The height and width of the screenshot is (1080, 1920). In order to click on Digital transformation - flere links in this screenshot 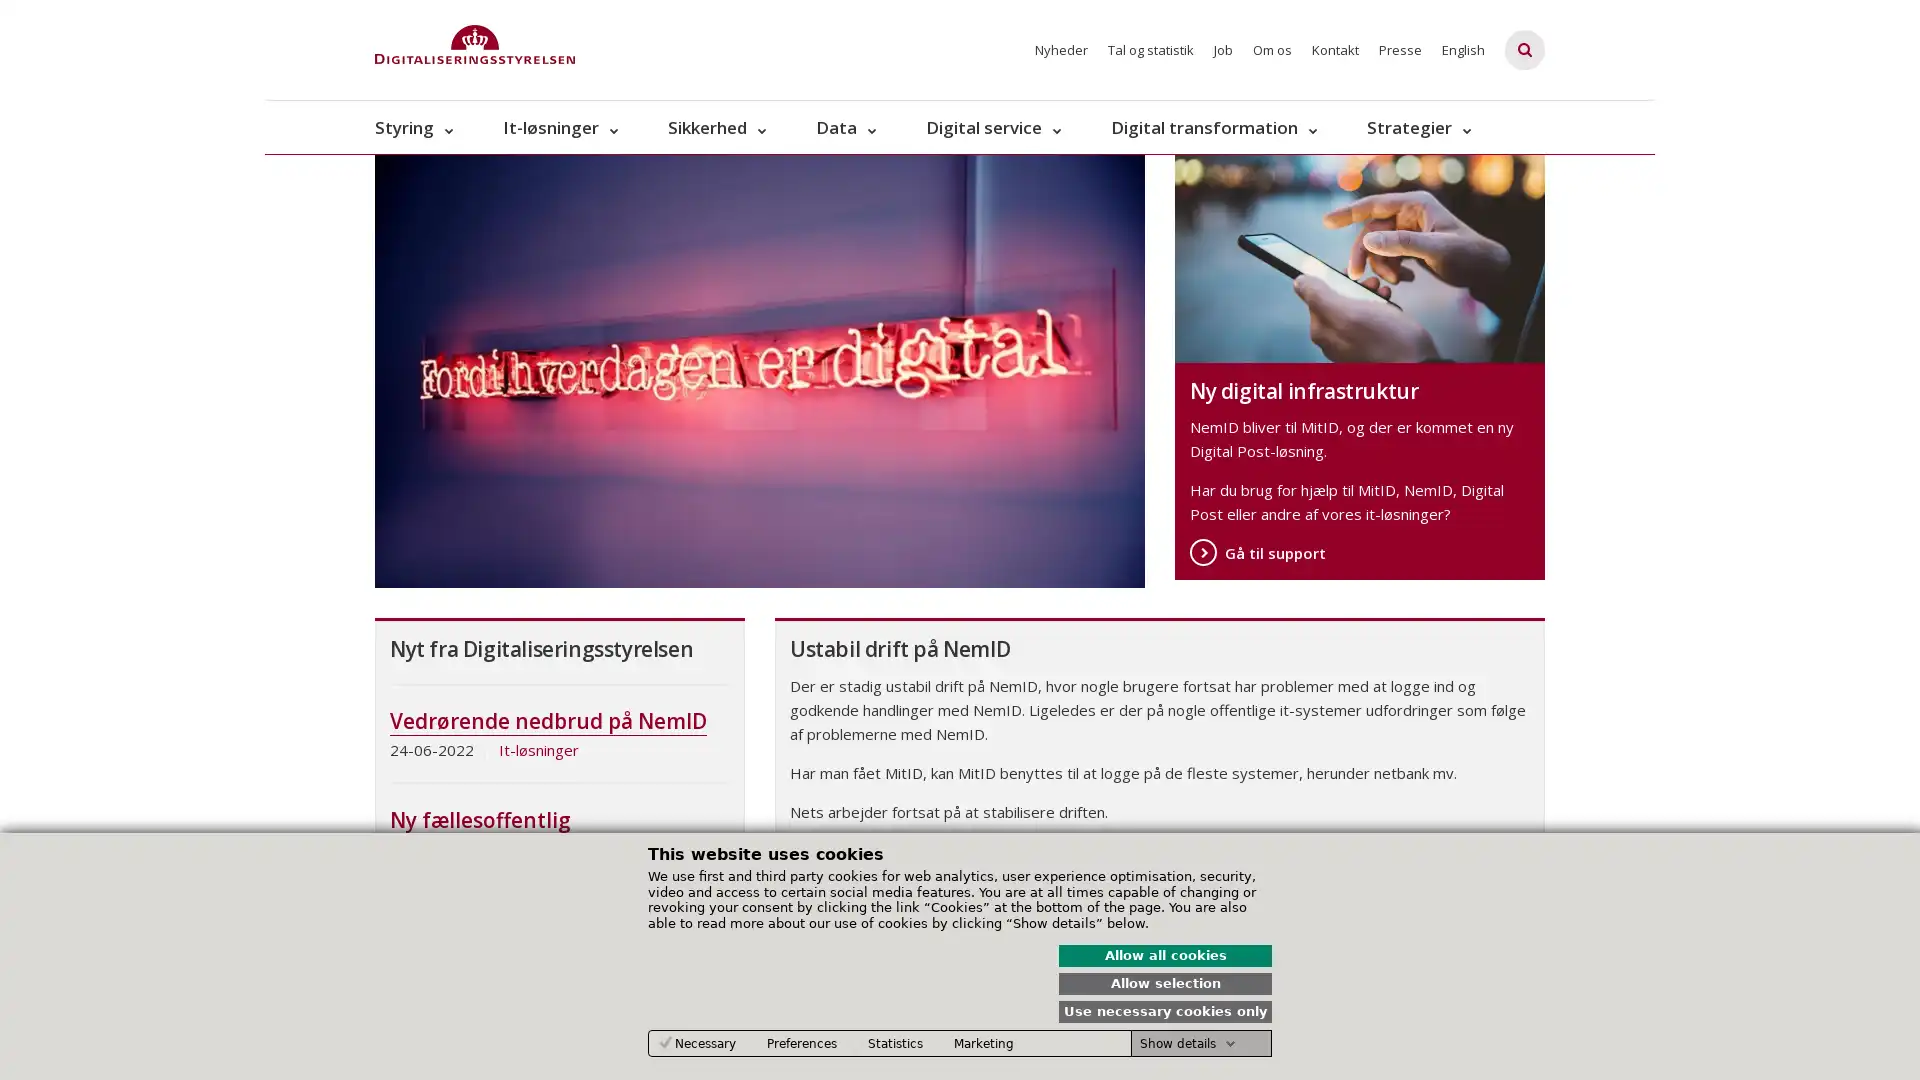, I will do `click(1312, 128)`.